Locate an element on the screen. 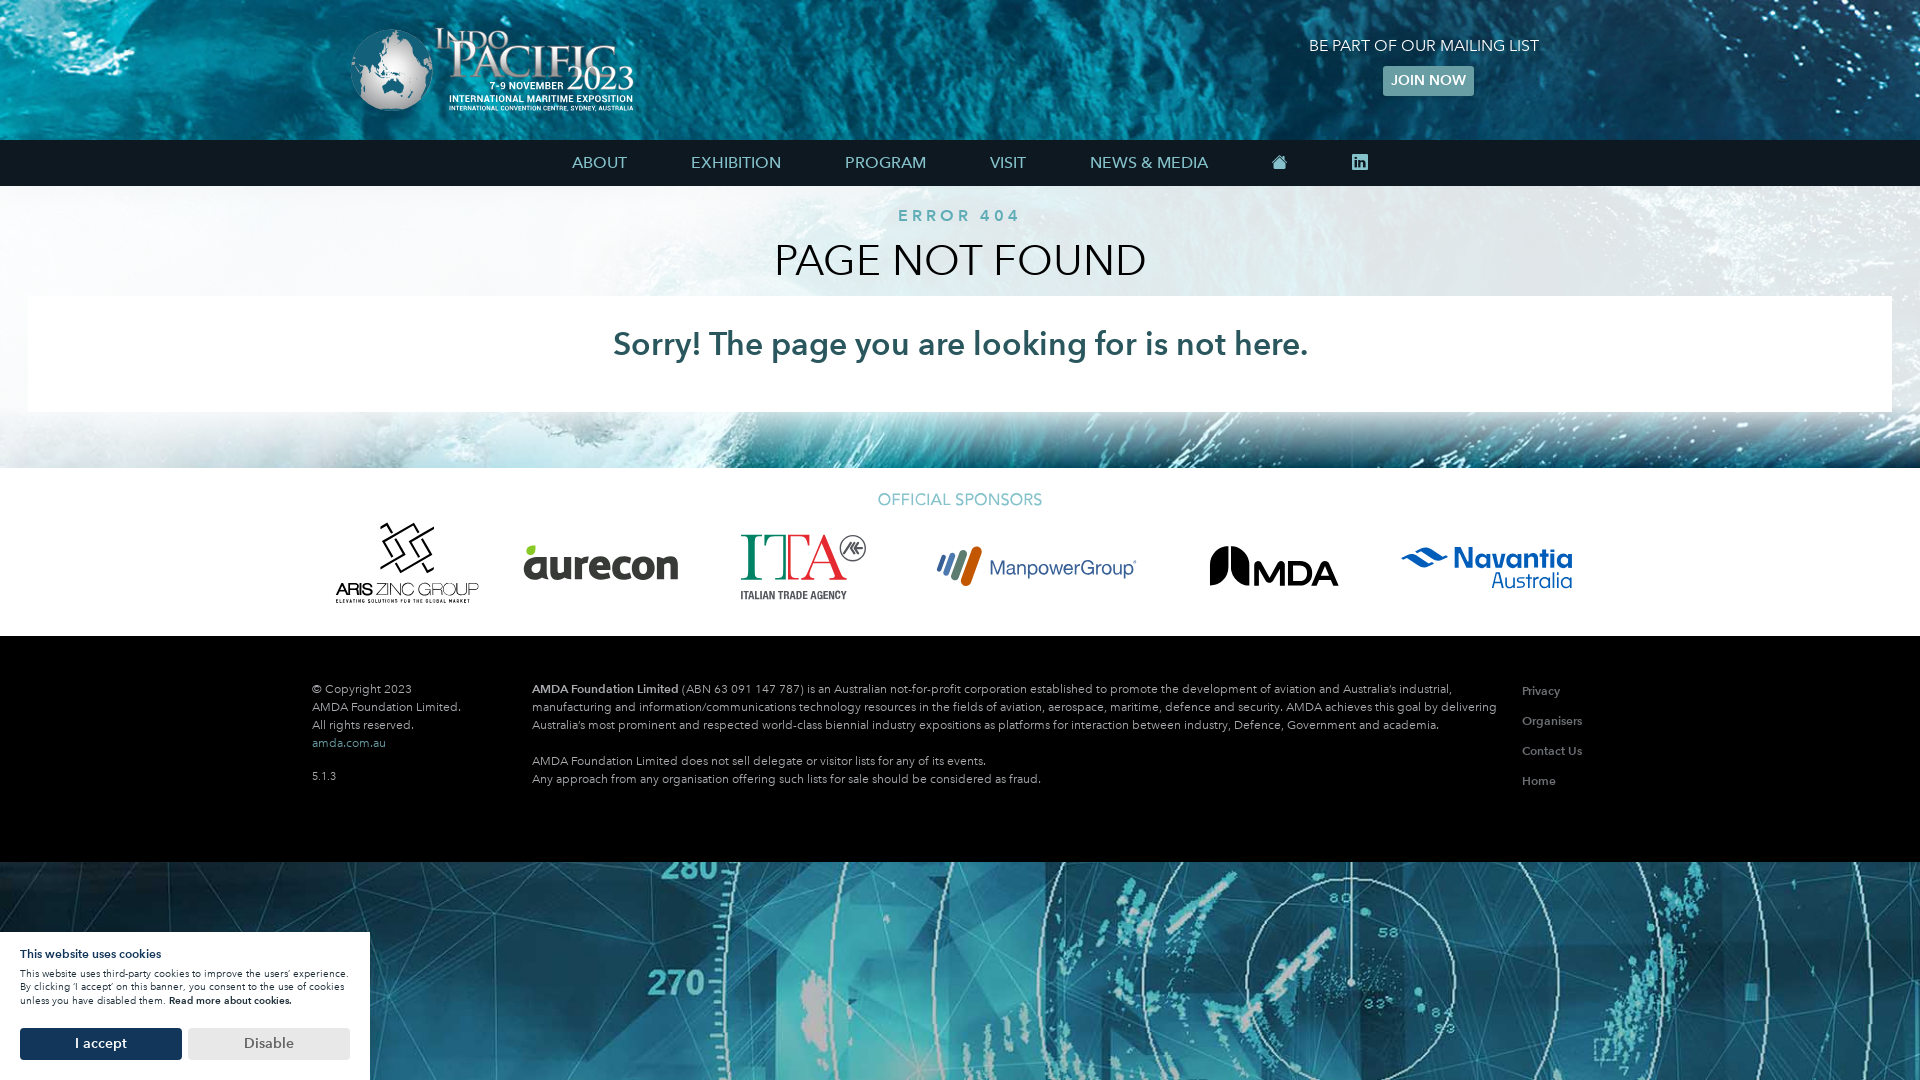 This screenshot has width=1920, height=1080. 'amda.com.au' is located at coordinates (349, 743).